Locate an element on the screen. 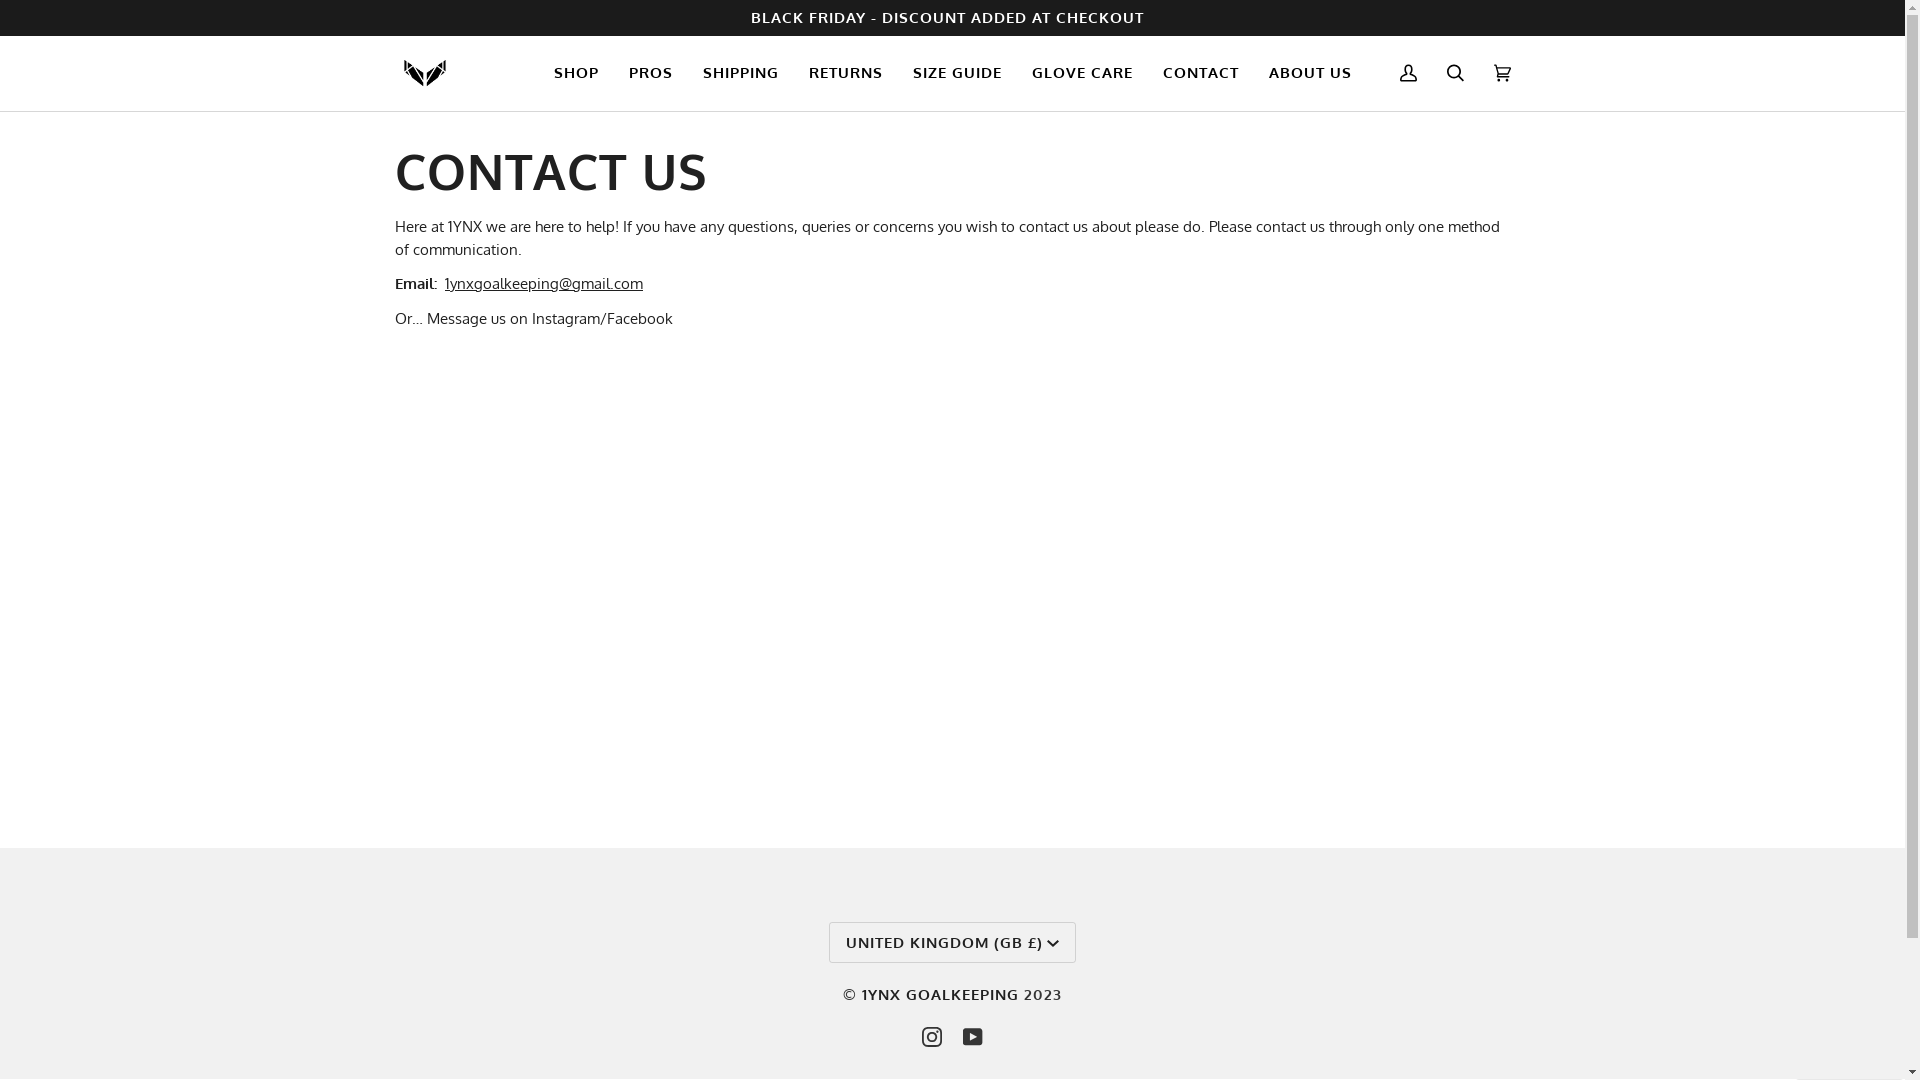 The height and width of the screenshot is (1080, 1920). 'YOUTUBE' is located at coordinates (973, 1036).